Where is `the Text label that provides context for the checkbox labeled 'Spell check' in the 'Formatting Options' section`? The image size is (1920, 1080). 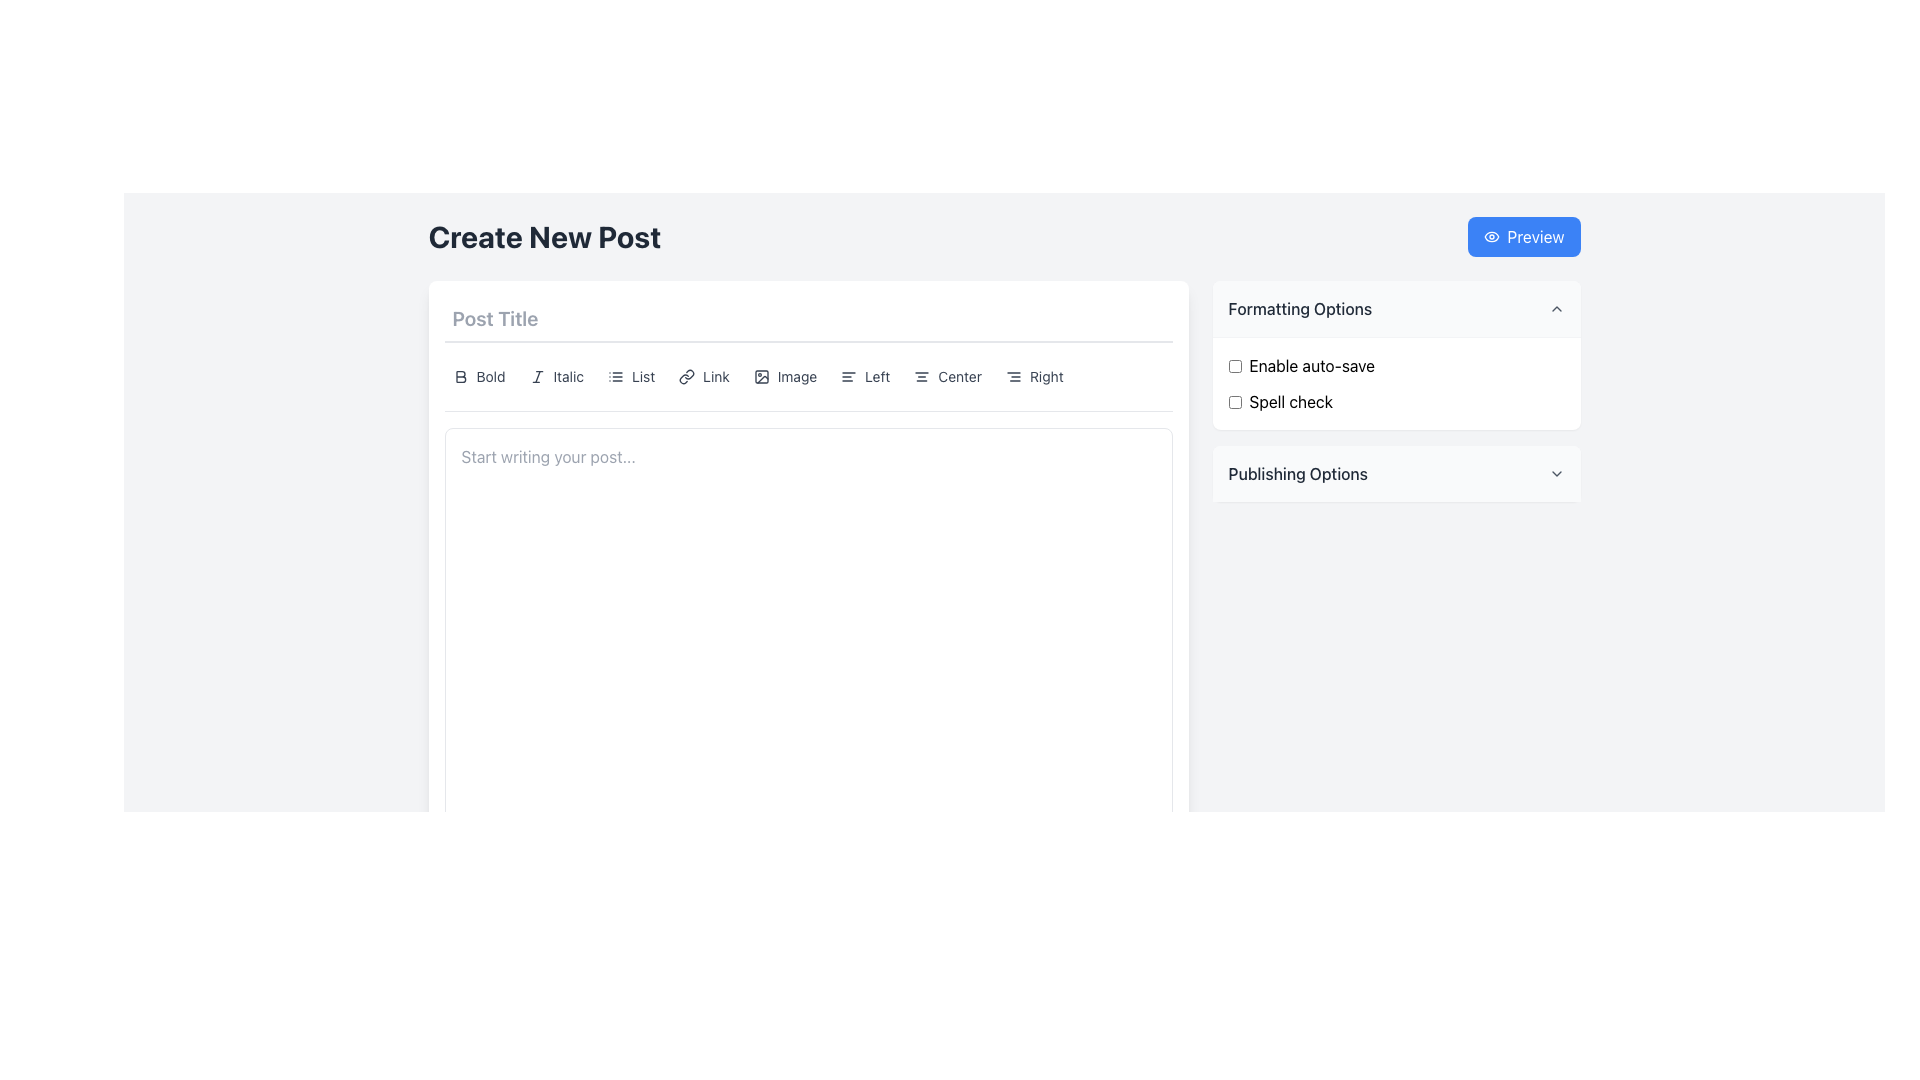 the Text label that provides context for the checkbox labeled 'Spell check' in the 'Formatting Options' section is located at coordinates (1291, 401).